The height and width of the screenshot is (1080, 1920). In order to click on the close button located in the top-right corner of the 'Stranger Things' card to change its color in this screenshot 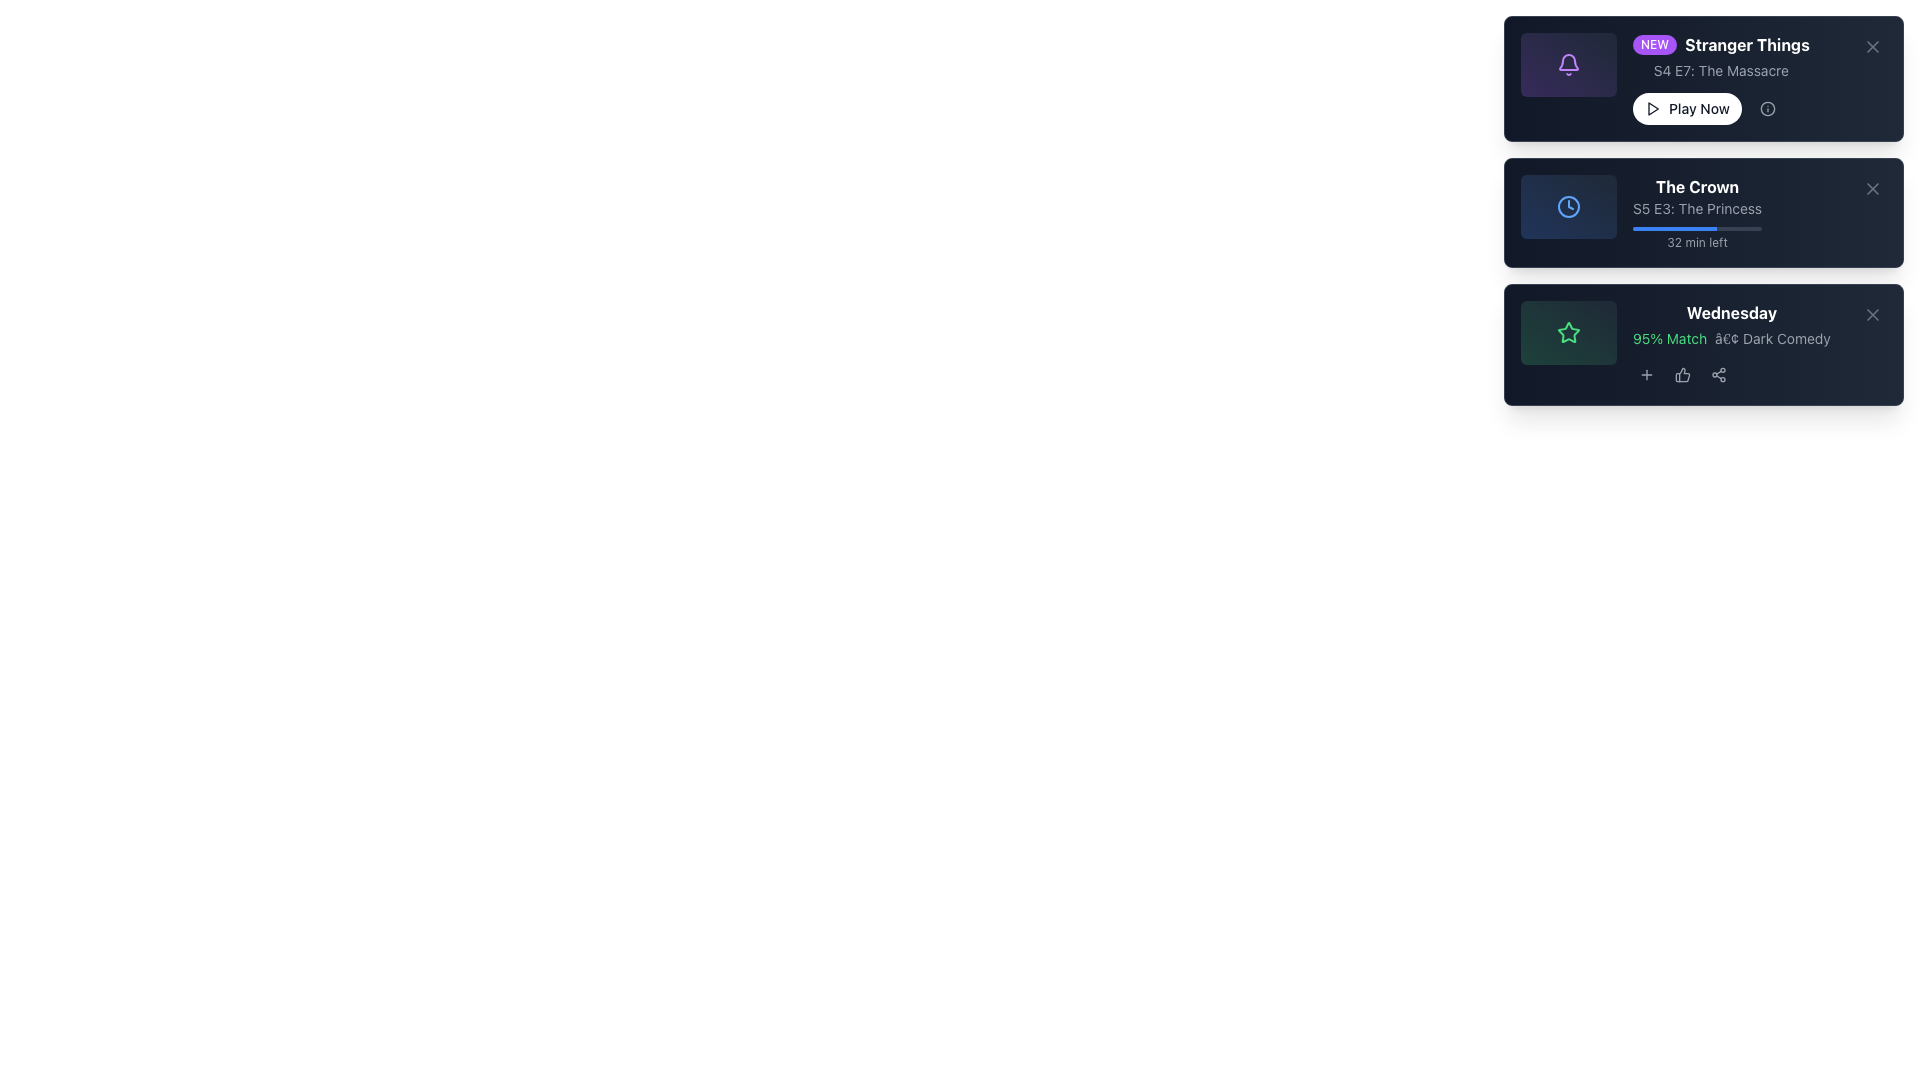, I will do `click(1871, 45)`.